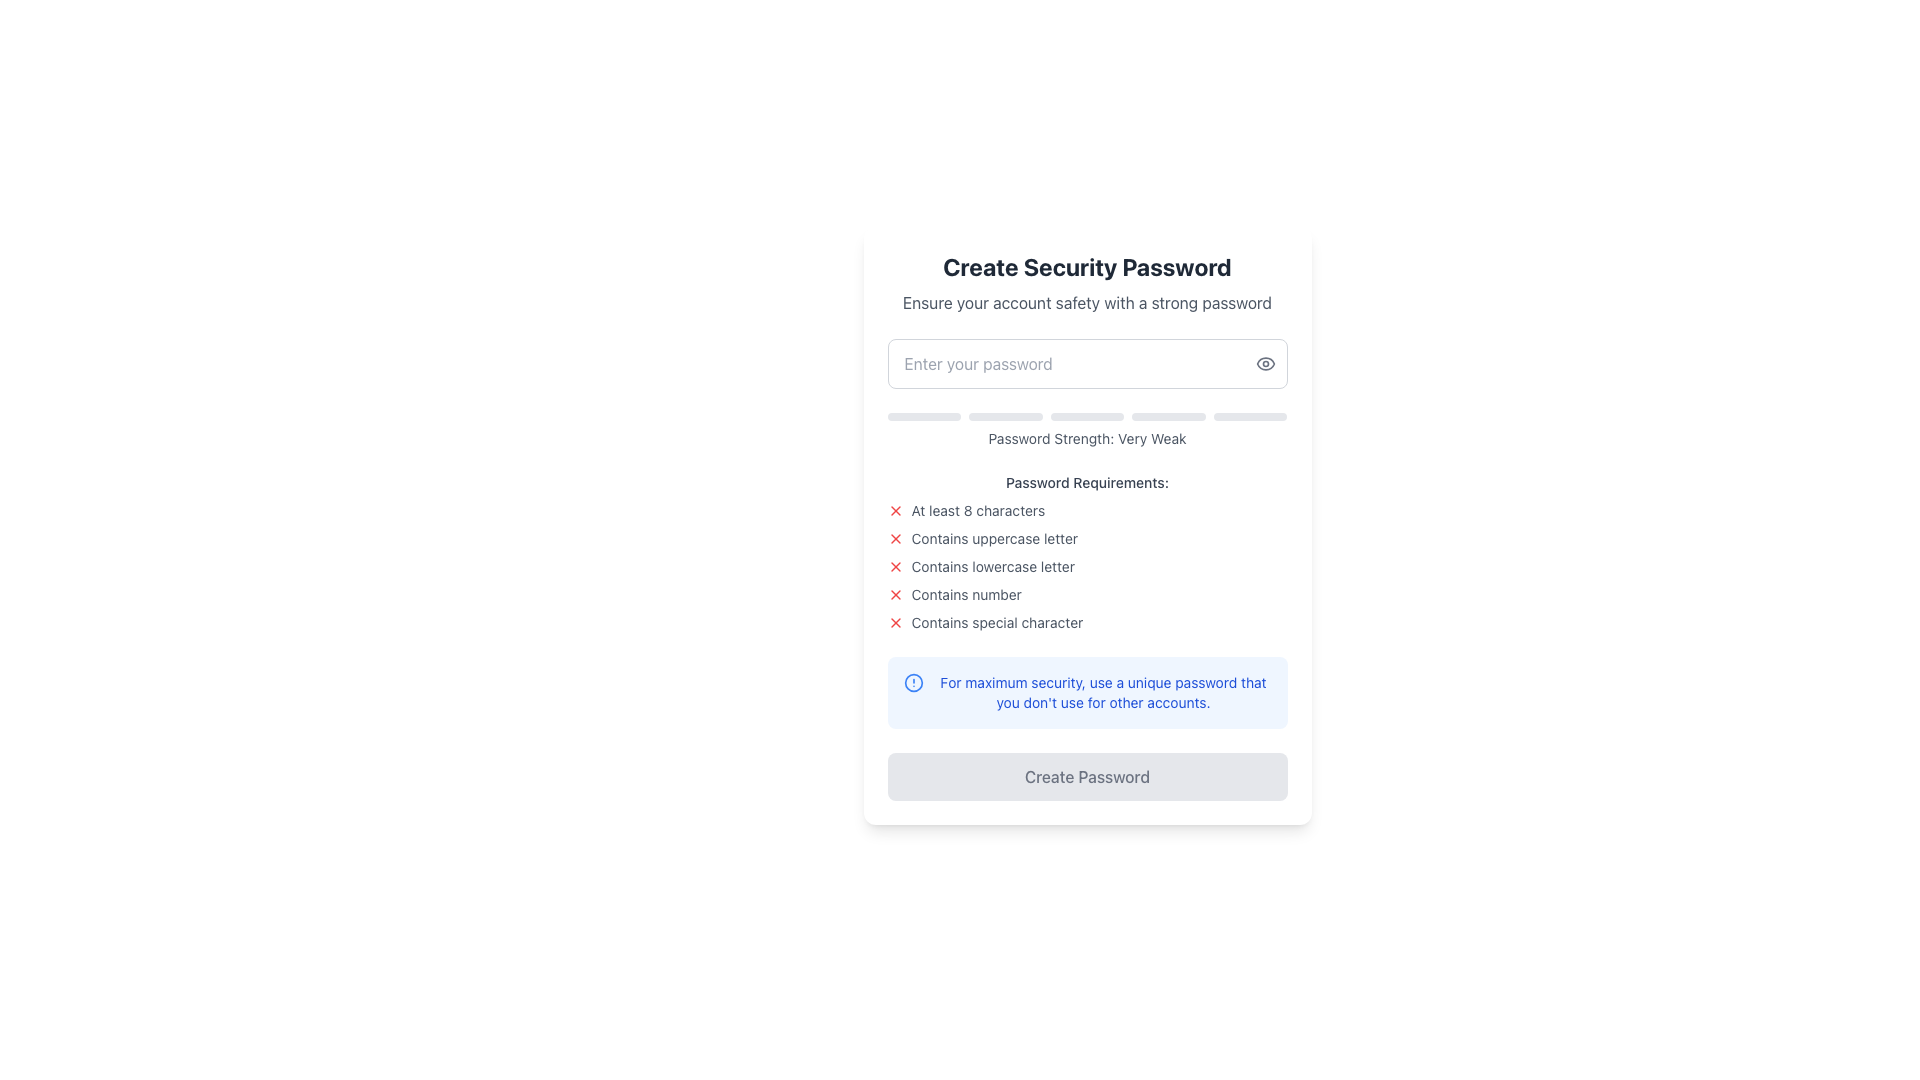 The width and height of the screenshot is (1920, 1080). What do you see at coordinates (1086, 282) in the screenshot?
I see `the text-based header component that includes the main heading and supporting text, which is centrally aligned above the password input field` at bounding box center [1086, 282].